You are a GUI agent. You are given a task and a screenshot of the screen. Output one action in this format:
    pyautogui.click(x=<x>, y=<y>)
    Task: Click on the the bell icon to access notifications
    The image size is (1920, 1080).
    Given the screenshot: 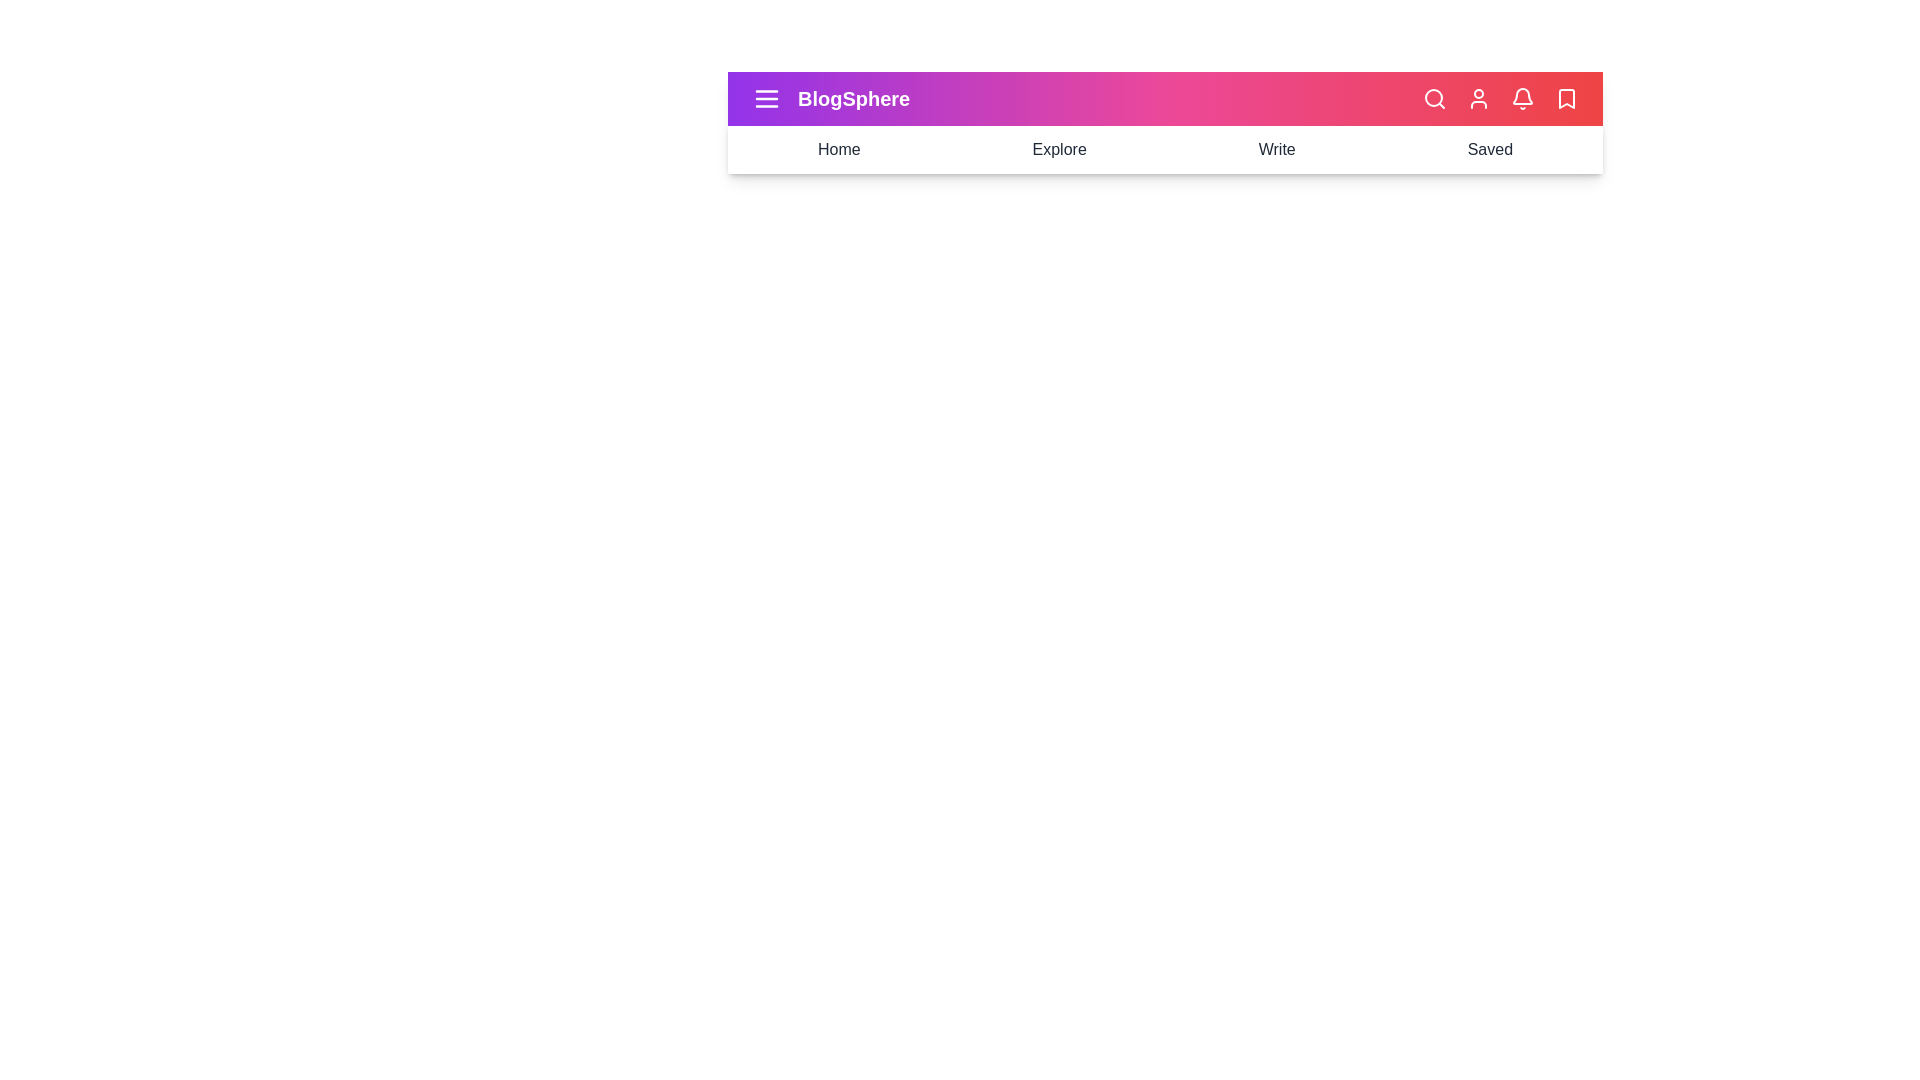 What is the action you would take?
    pyautogui.click(x=1521, y=99)
    